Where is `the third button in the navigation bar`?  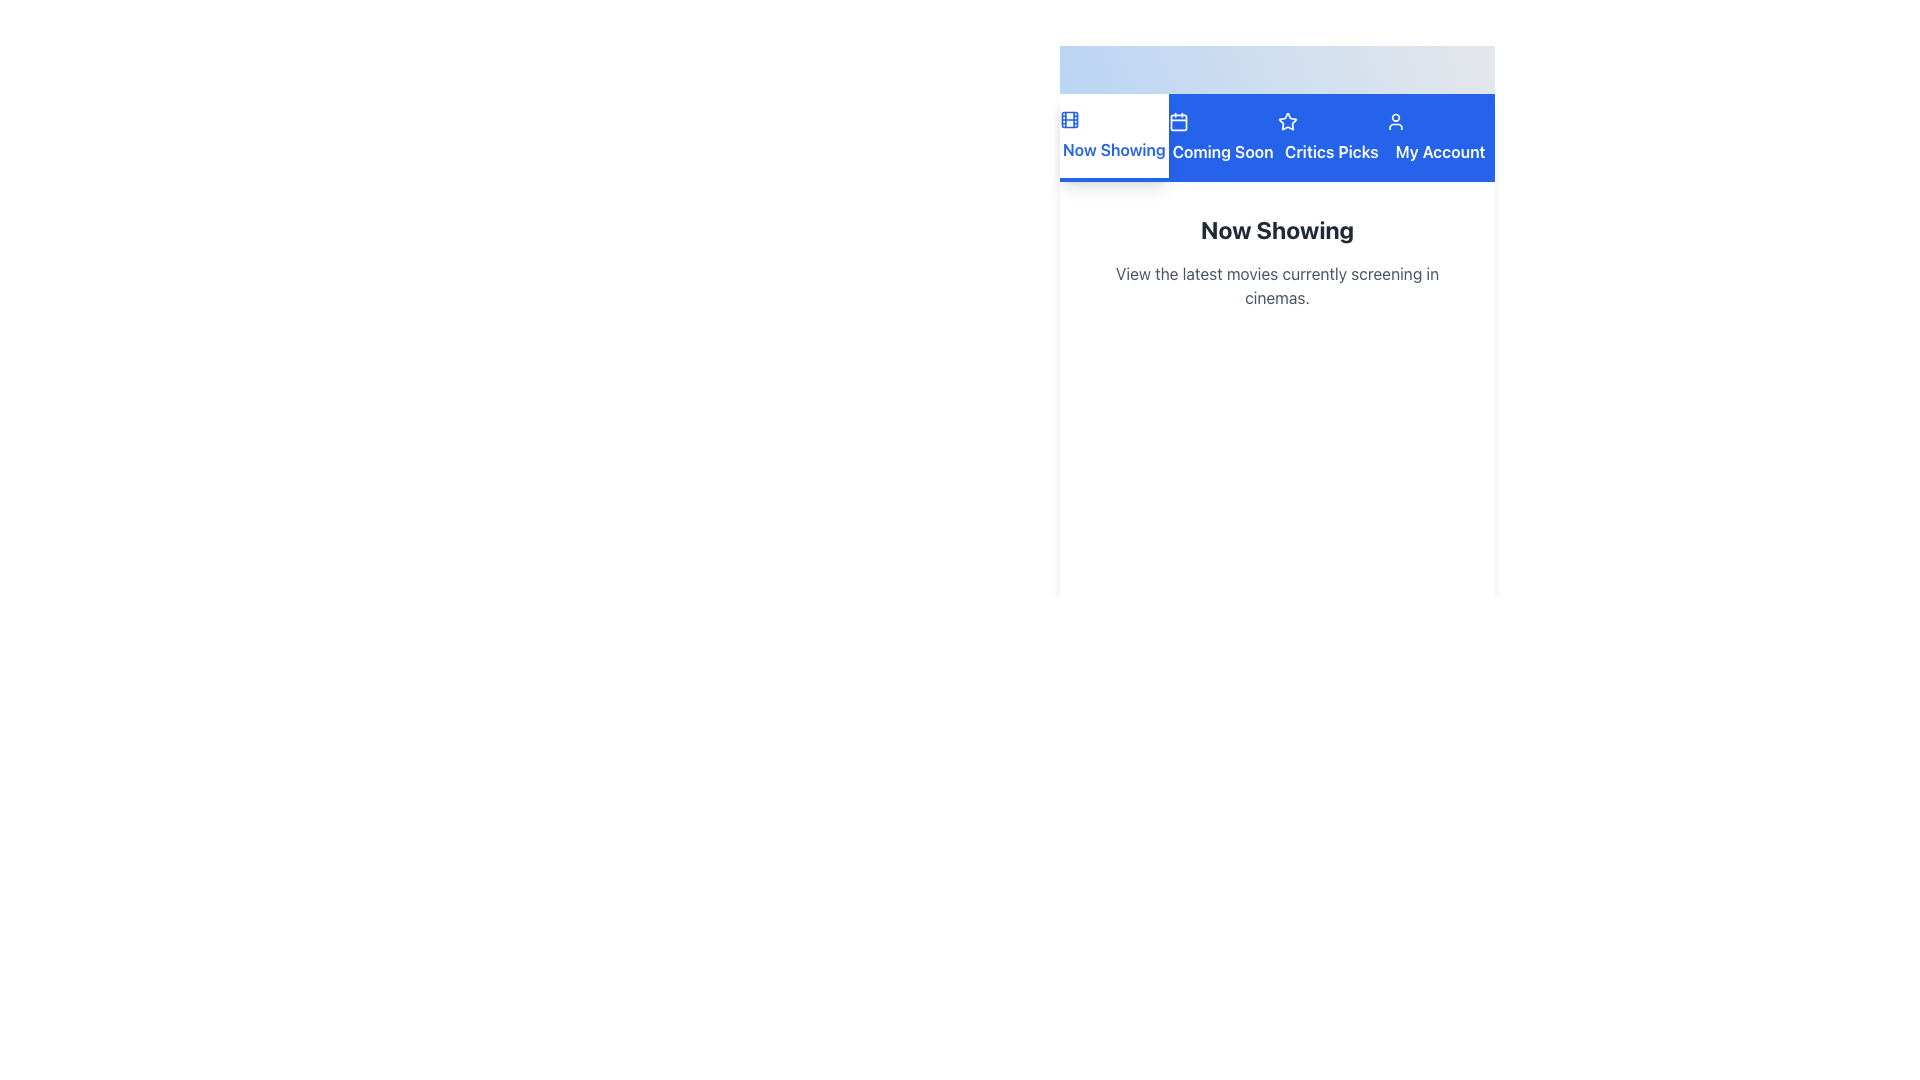 the third button in the navigation bar is located at coordinates (1331, 137).